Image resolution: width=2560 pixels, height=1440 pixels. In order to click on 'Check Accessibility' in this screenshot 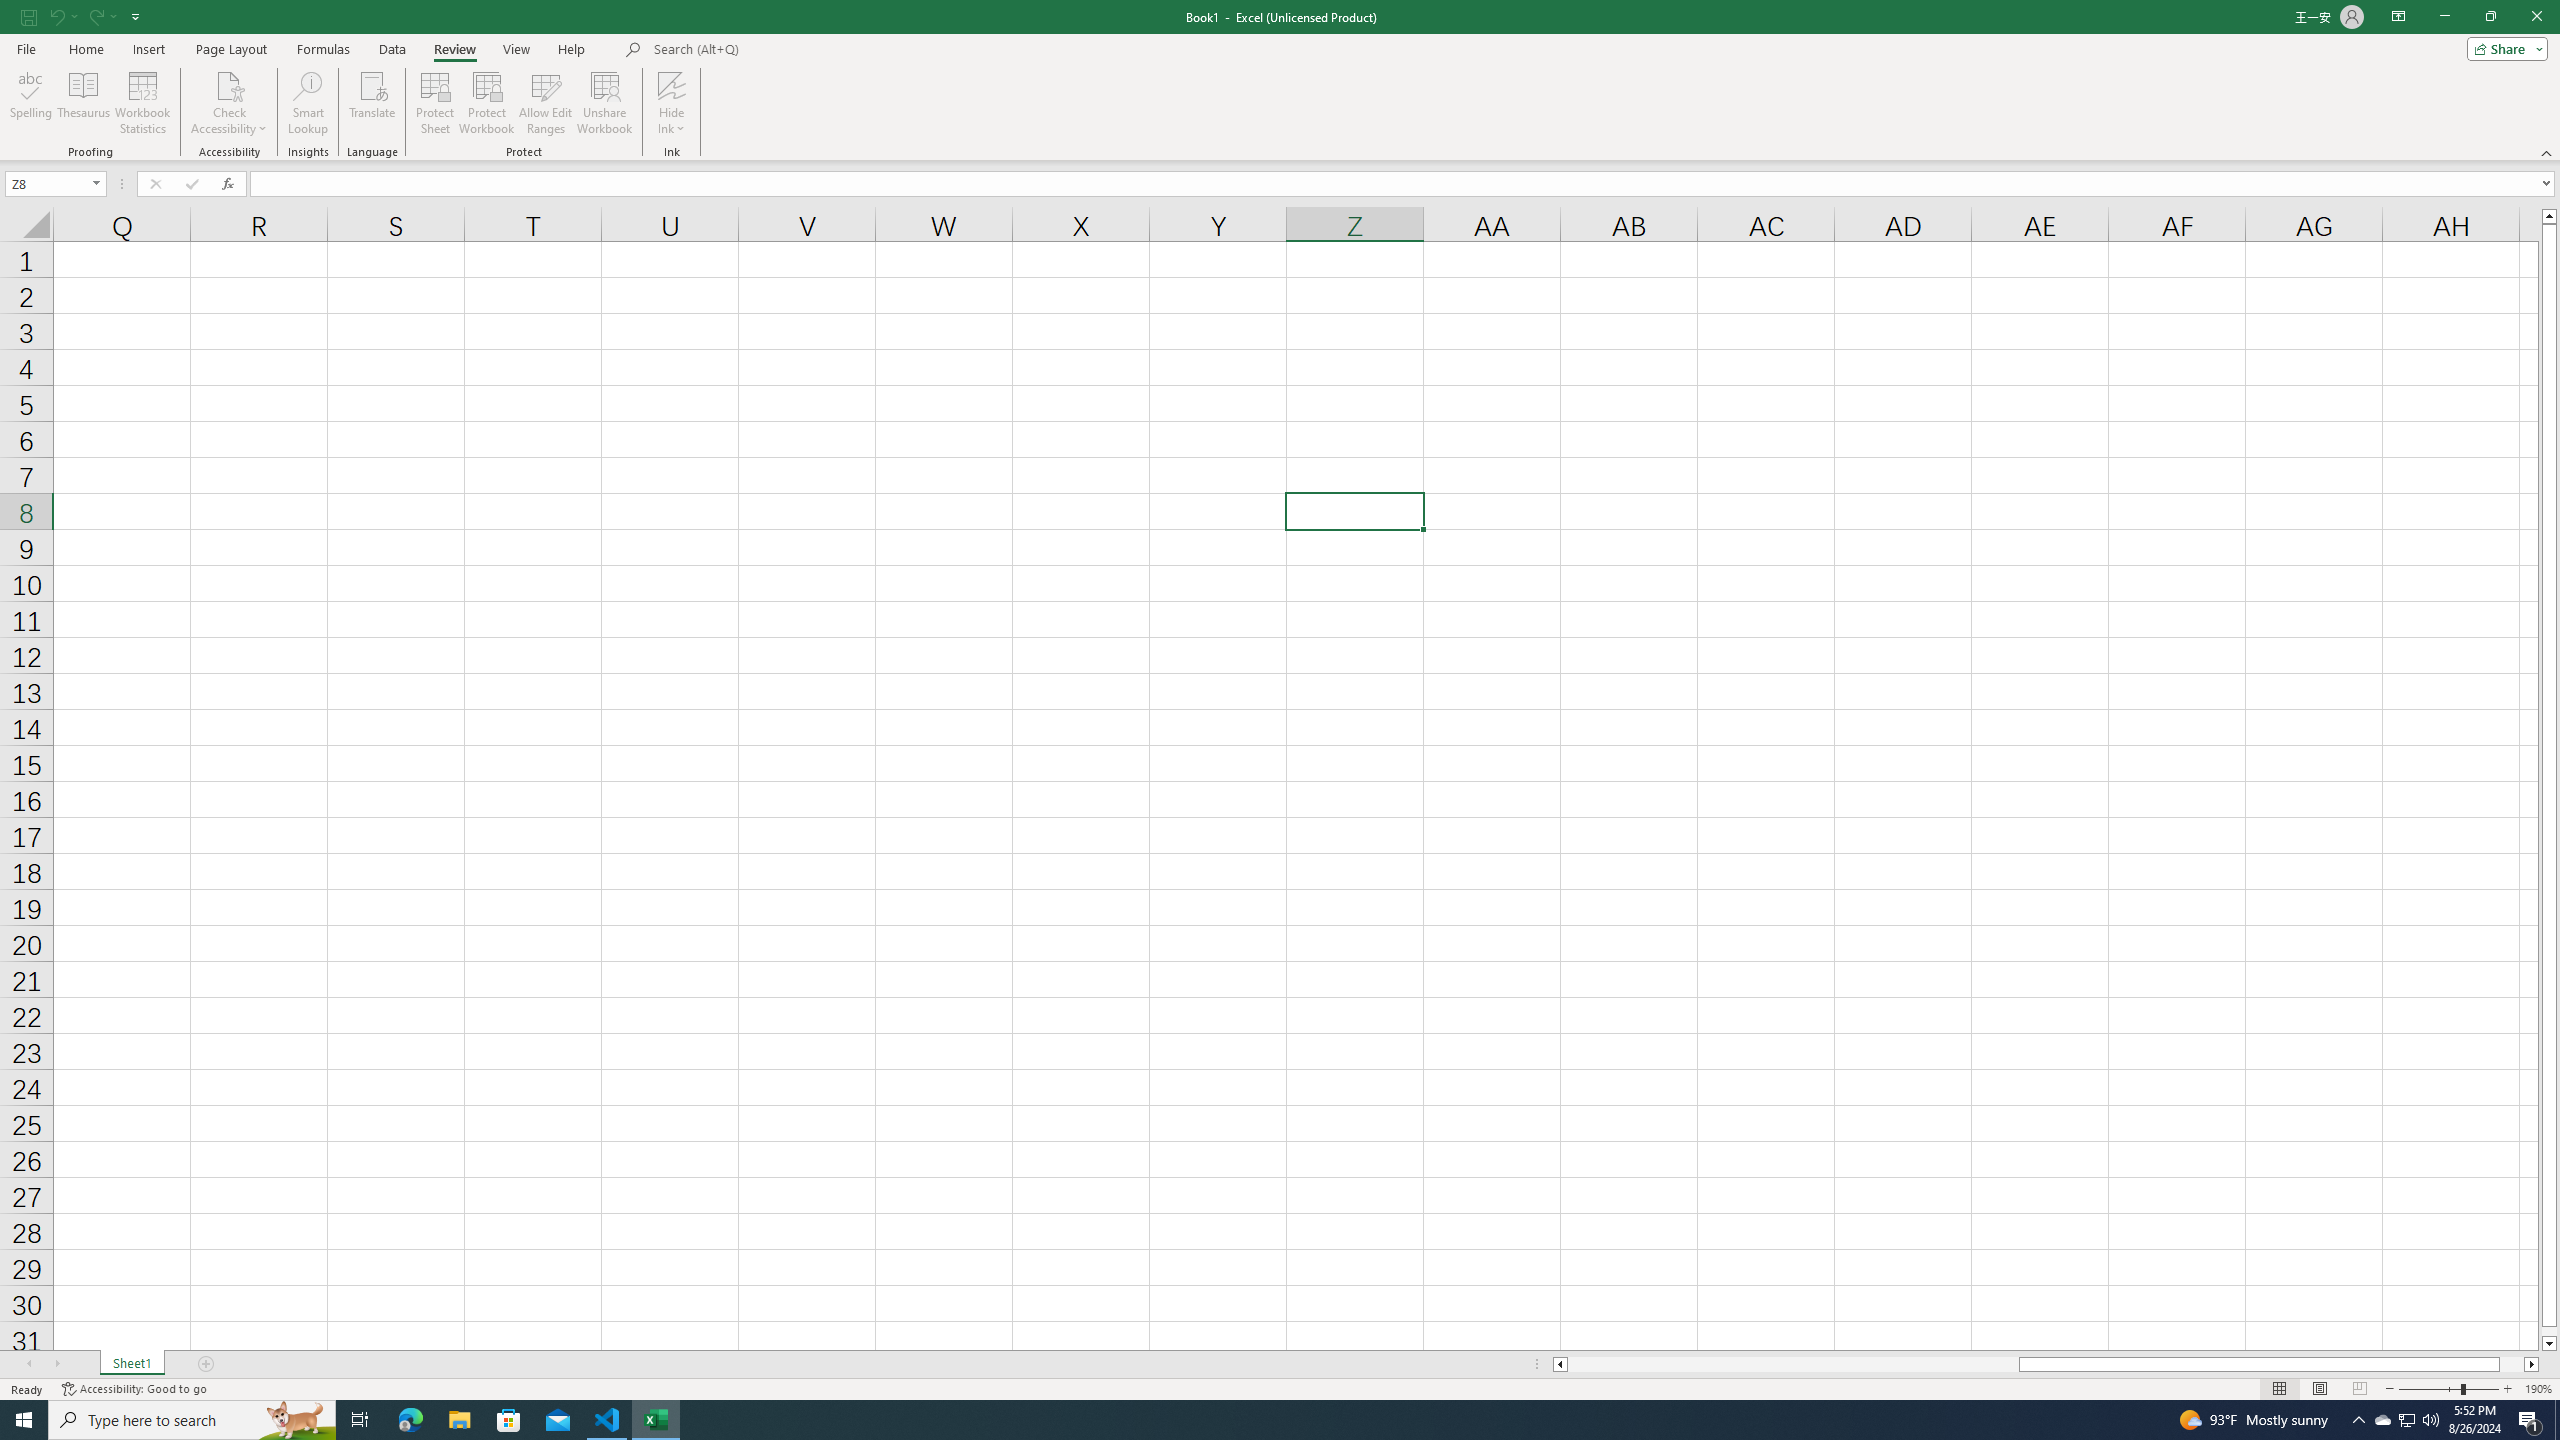, I will do `click(228, 84)`.